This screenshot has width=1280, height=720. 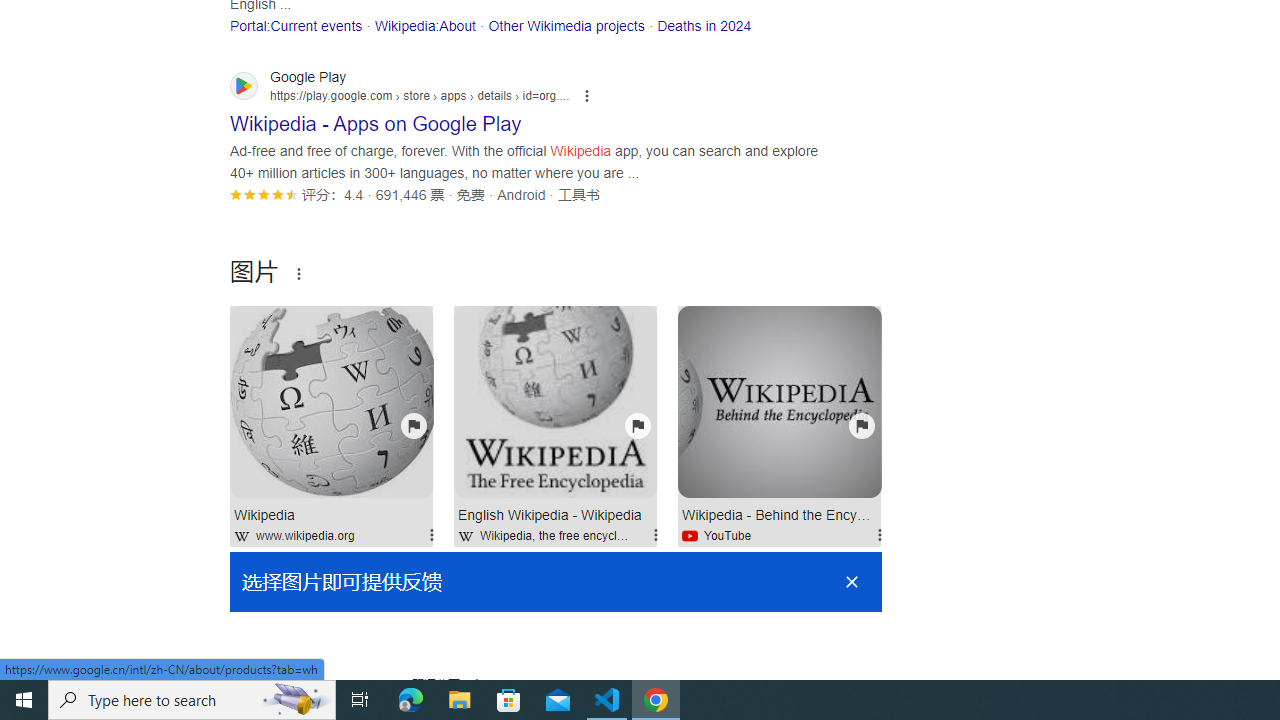 What do you see at coordinates (565, 25) in the screenshot?
I see `'Other Wikimedia projects'` at bounding box center [565, 25].